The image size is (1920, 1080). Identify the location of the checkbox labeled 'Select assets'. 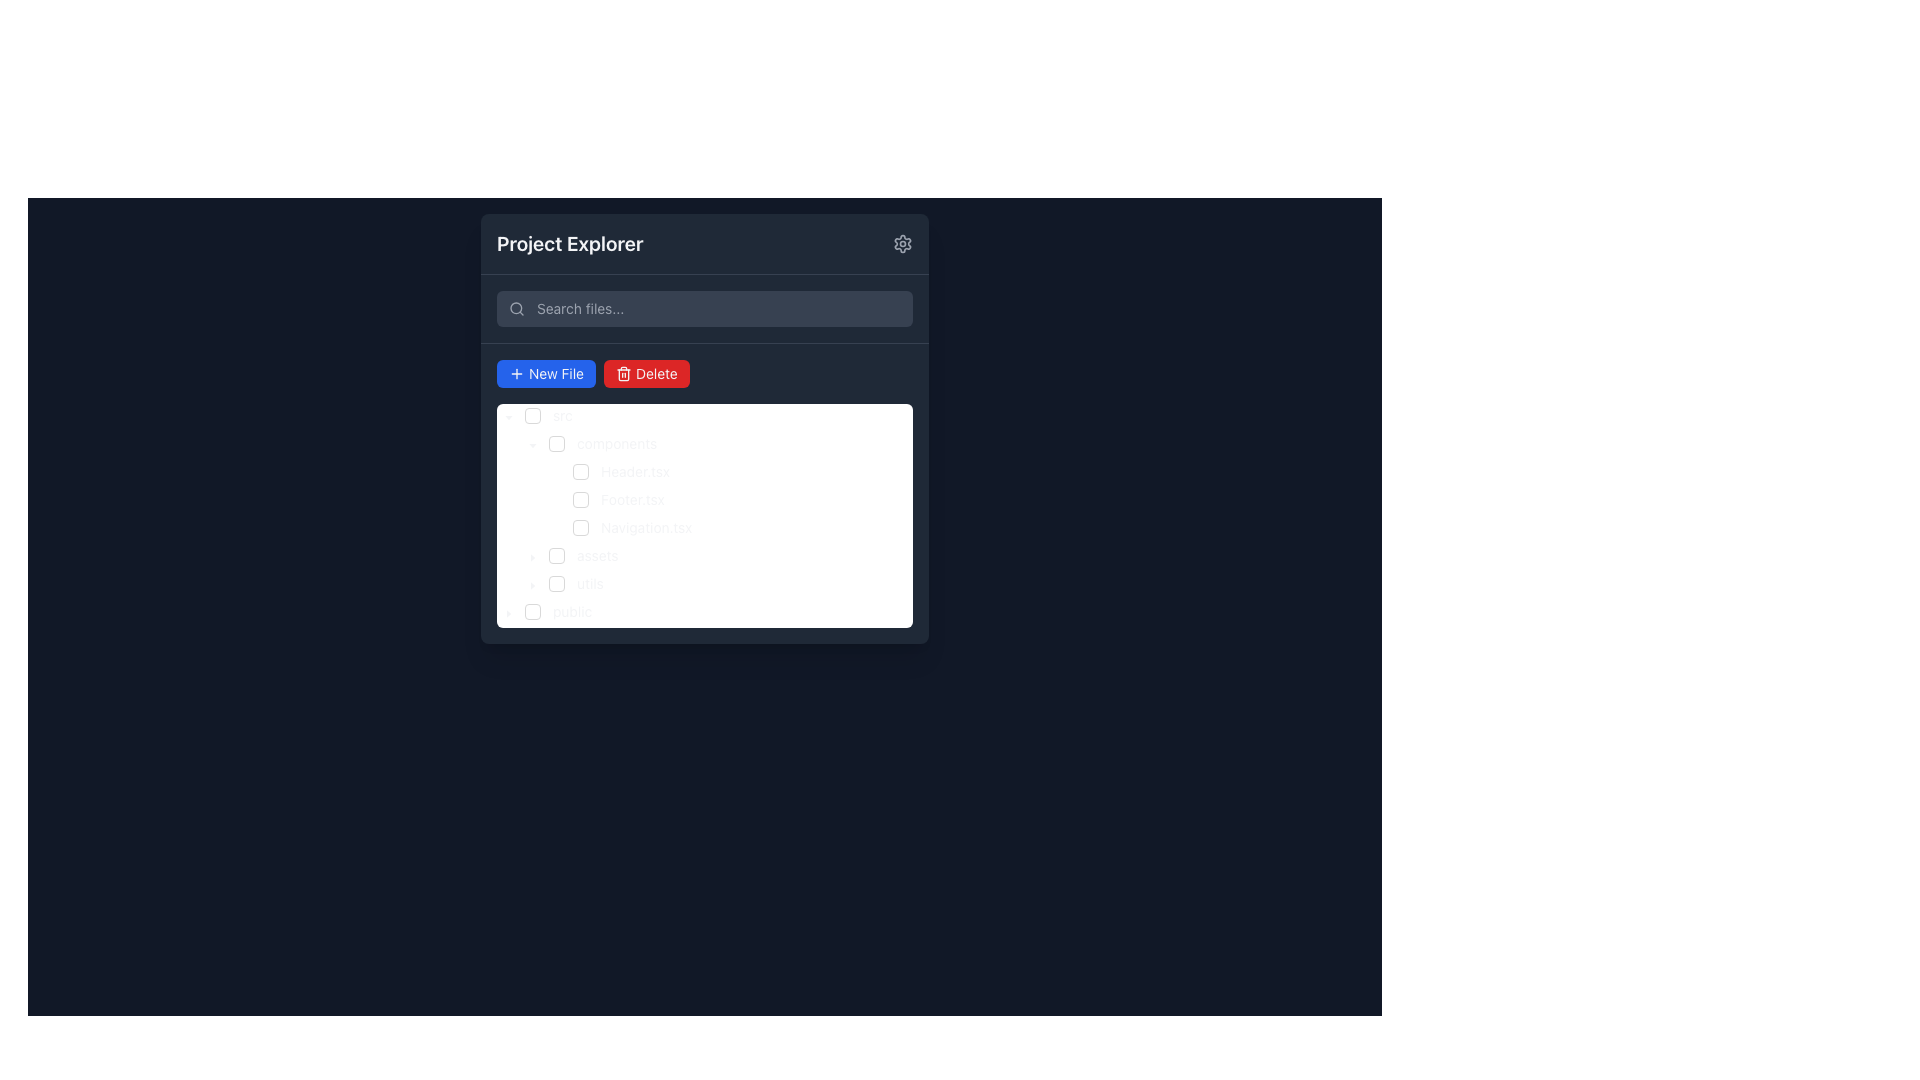
(556, 555).